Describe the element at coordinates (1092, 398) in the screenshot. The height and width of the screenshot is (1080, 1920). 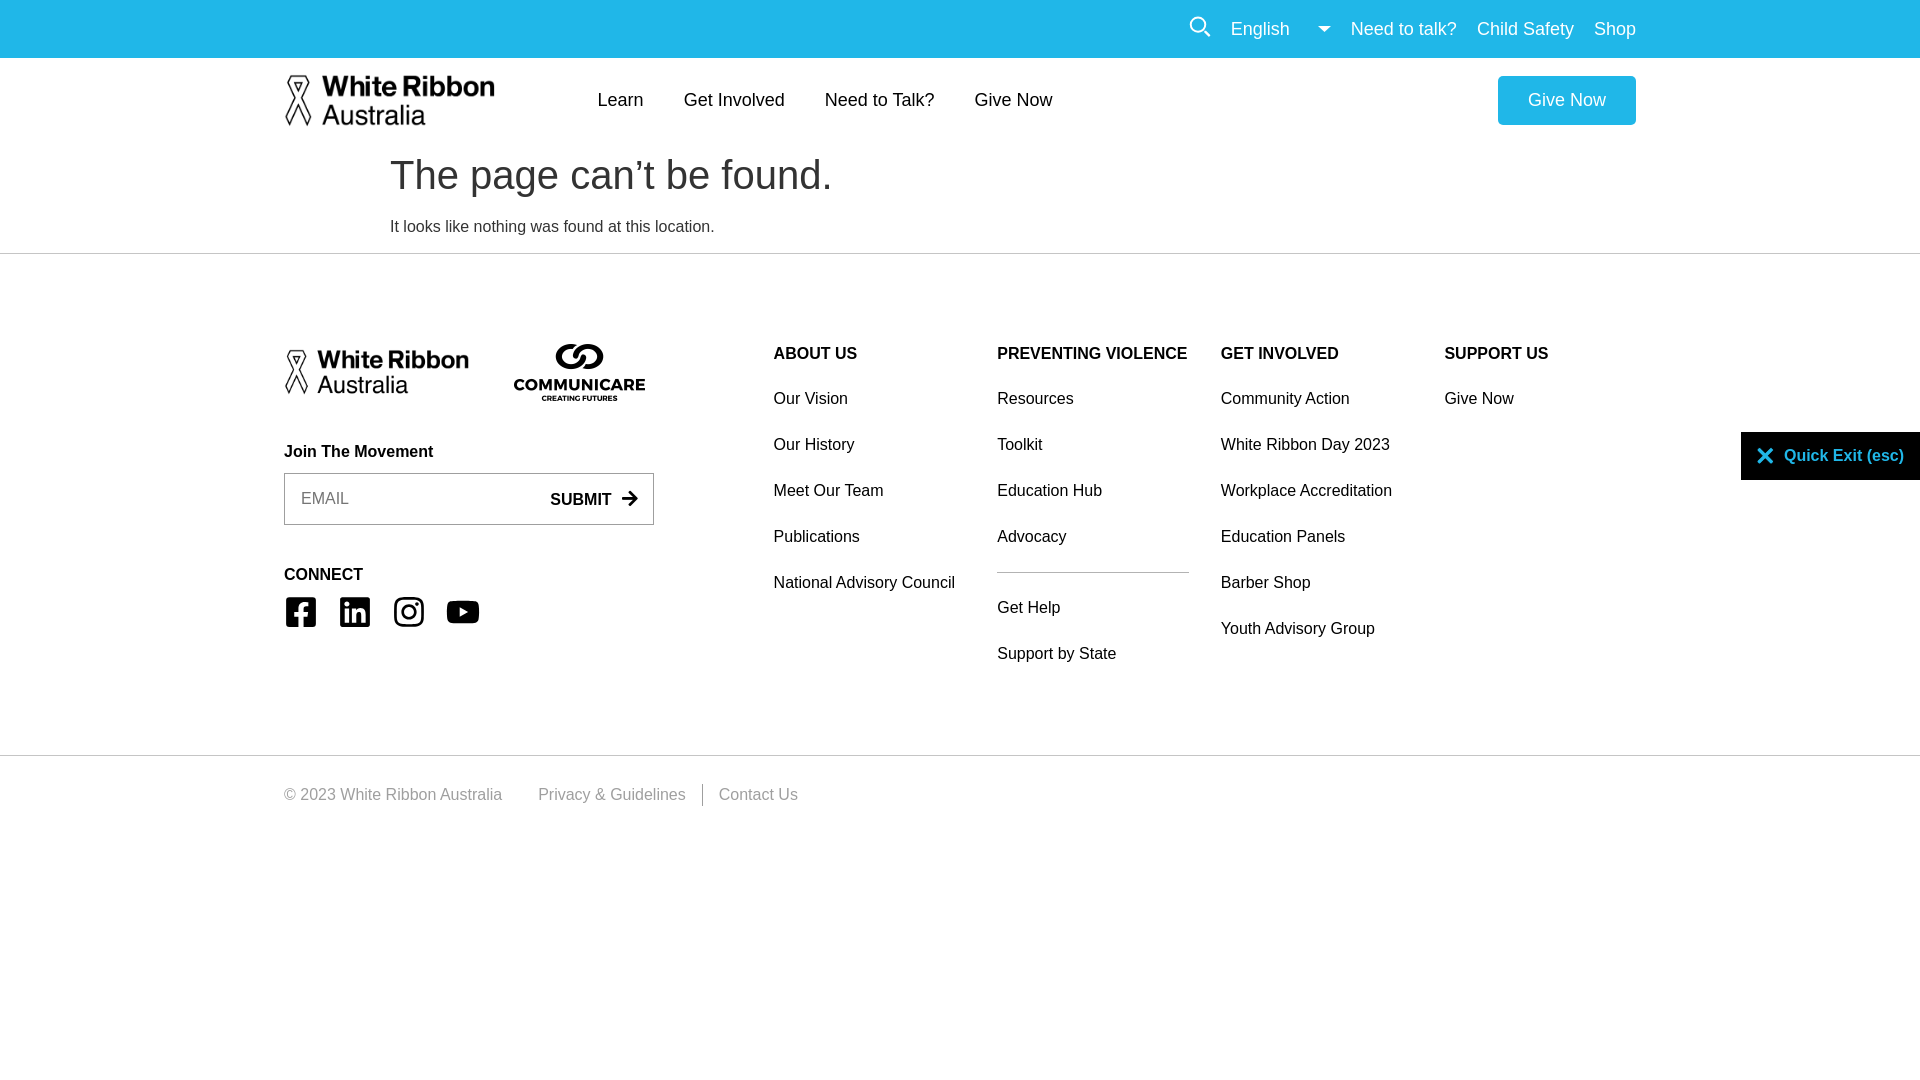
I see `'Resources'` at that location.